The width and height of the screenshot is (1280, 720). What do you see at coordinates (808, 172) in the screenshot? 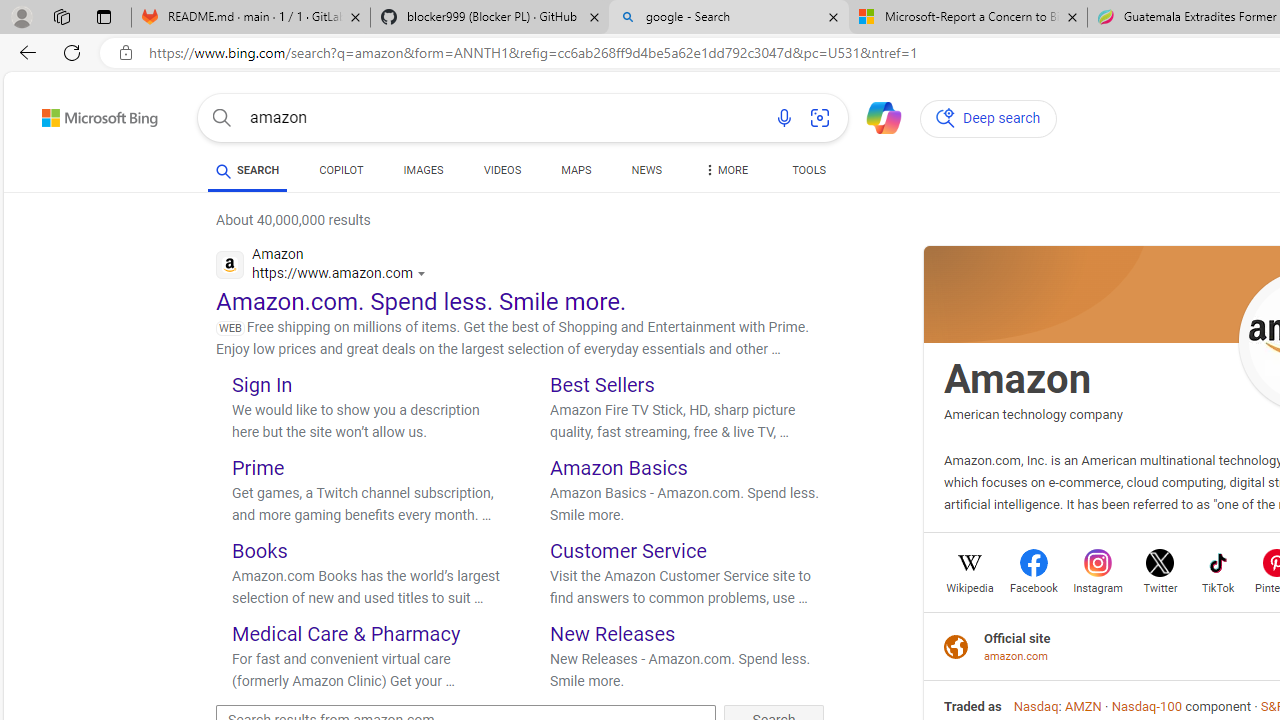
I see `'TOOLS'` at bounding box center [808, 172].